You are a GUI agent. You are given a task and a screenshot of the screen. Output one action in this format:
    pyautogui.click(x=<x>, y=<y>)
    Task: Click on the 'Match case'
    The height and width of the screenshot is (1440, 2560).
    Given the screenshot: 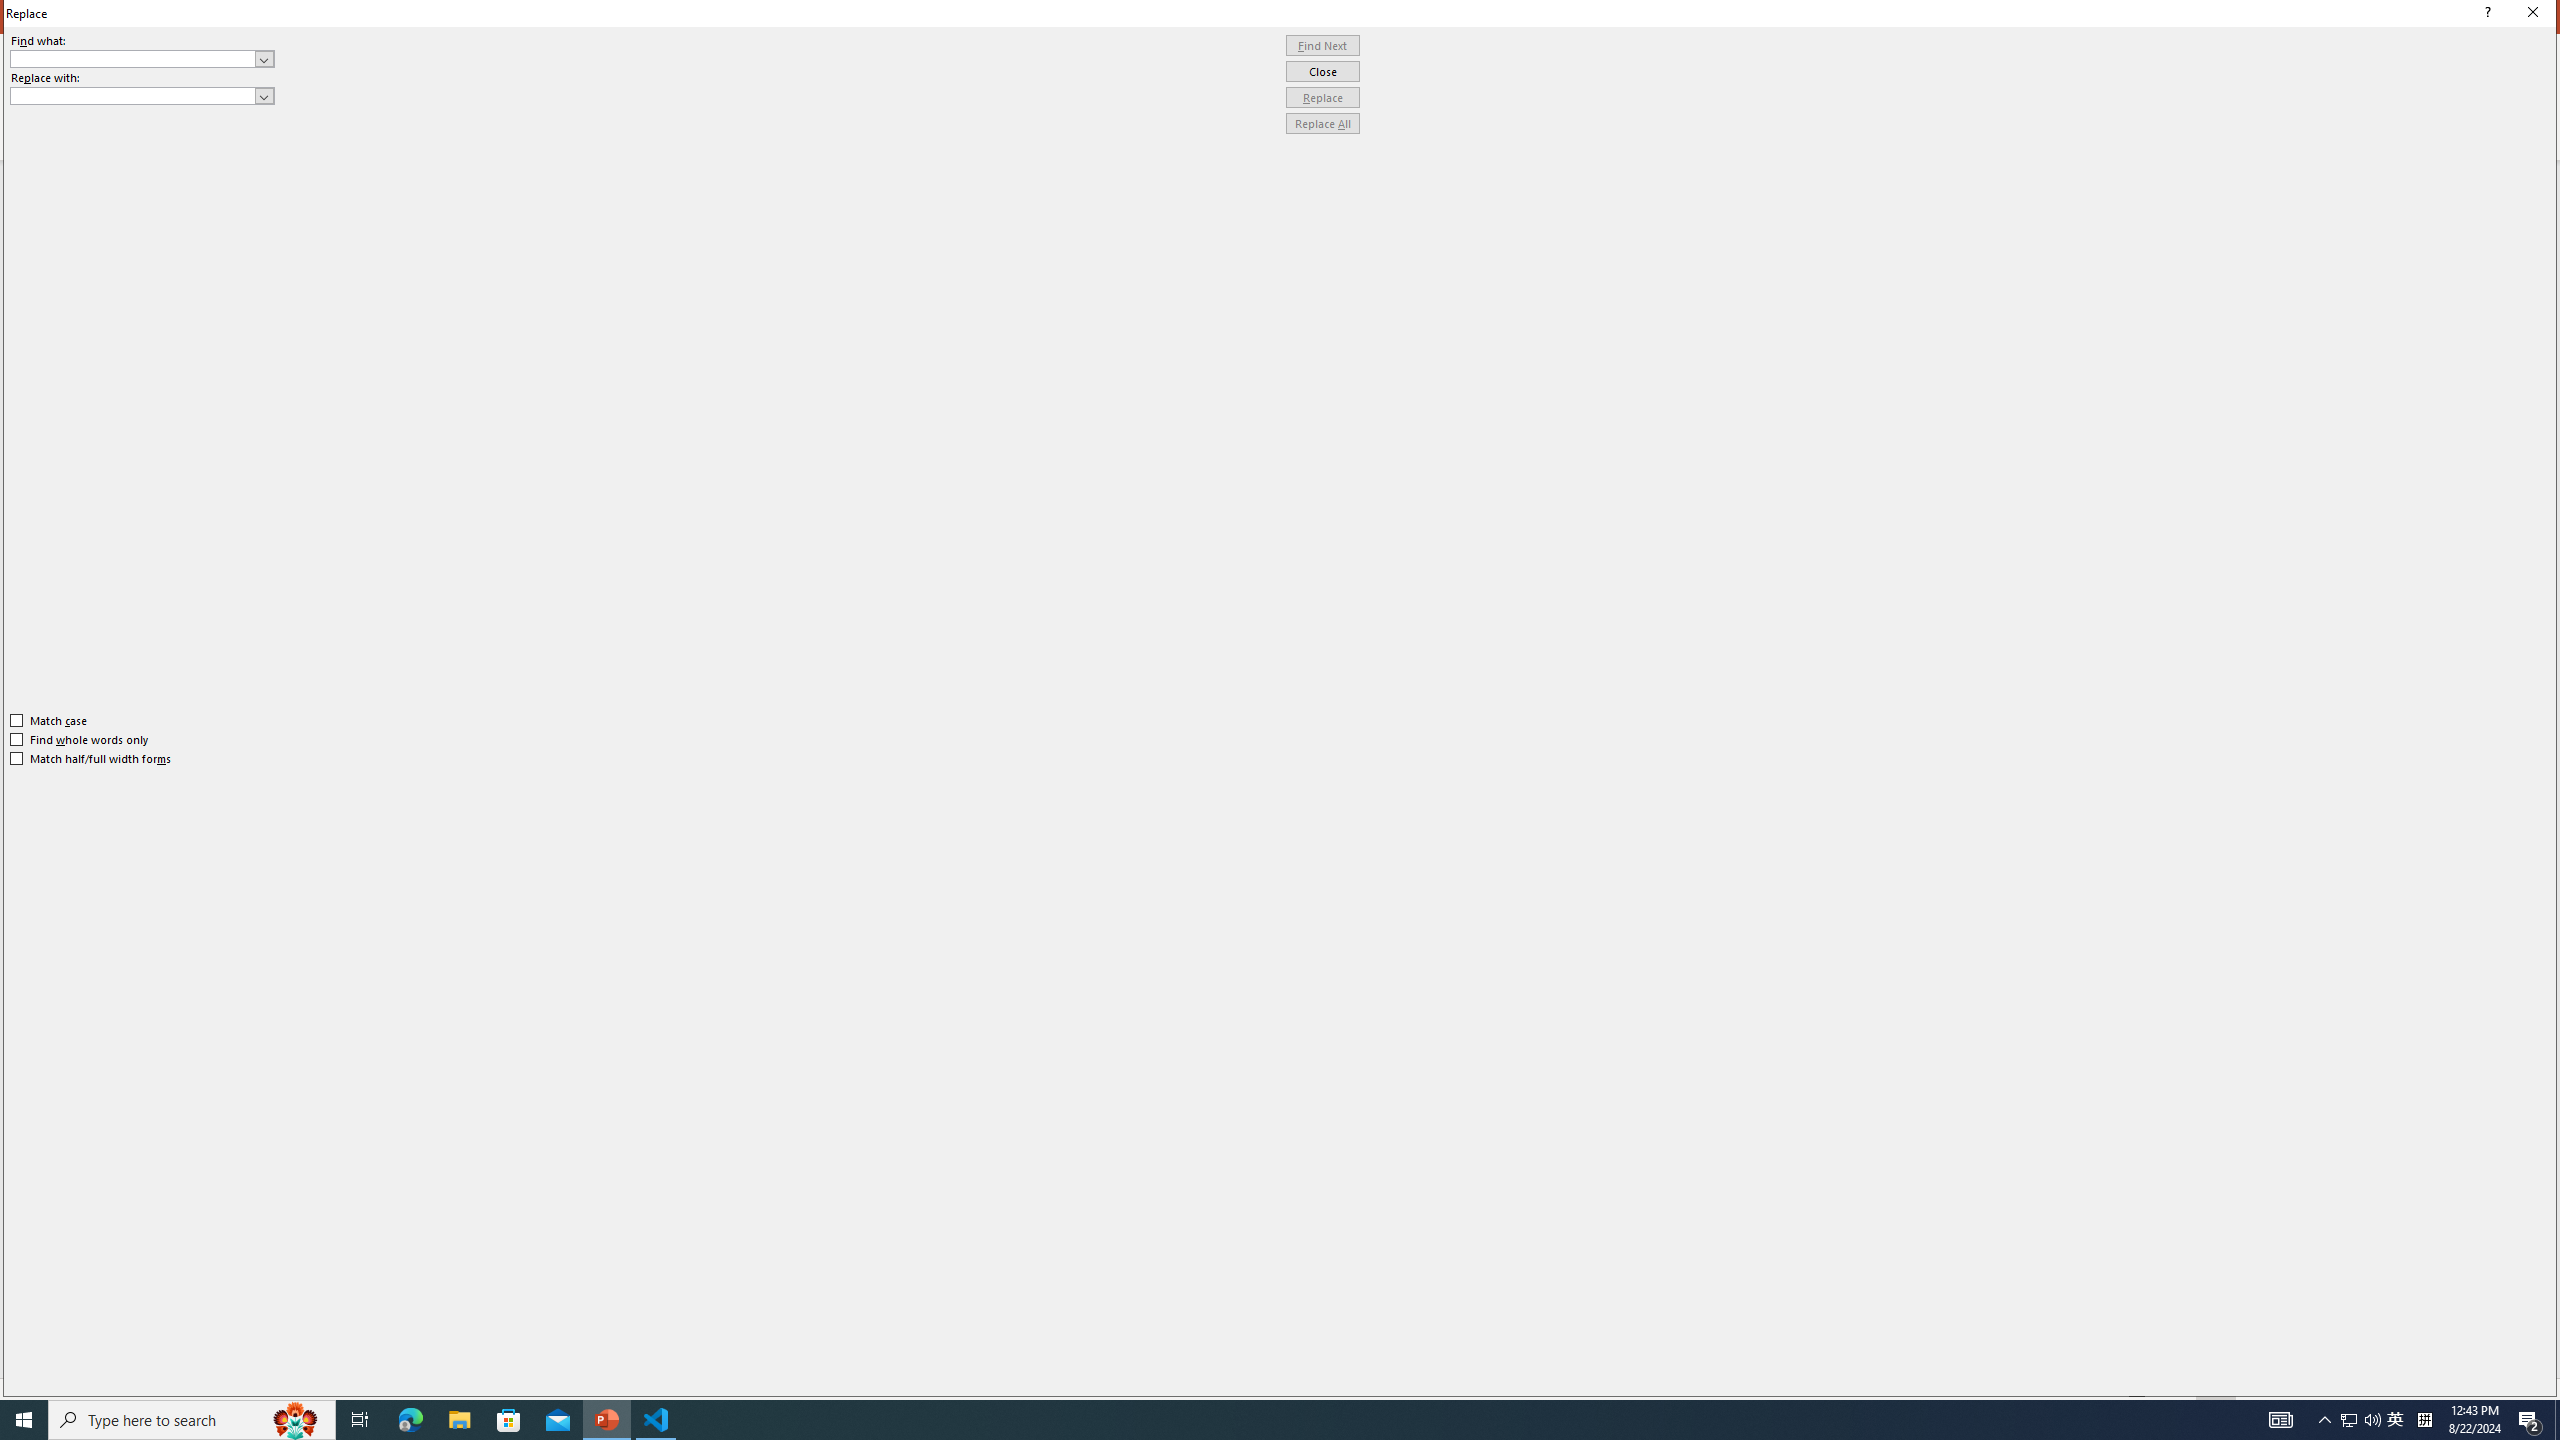 What is the action you would take?
    pyautogui.click(x=48, y=720)
    